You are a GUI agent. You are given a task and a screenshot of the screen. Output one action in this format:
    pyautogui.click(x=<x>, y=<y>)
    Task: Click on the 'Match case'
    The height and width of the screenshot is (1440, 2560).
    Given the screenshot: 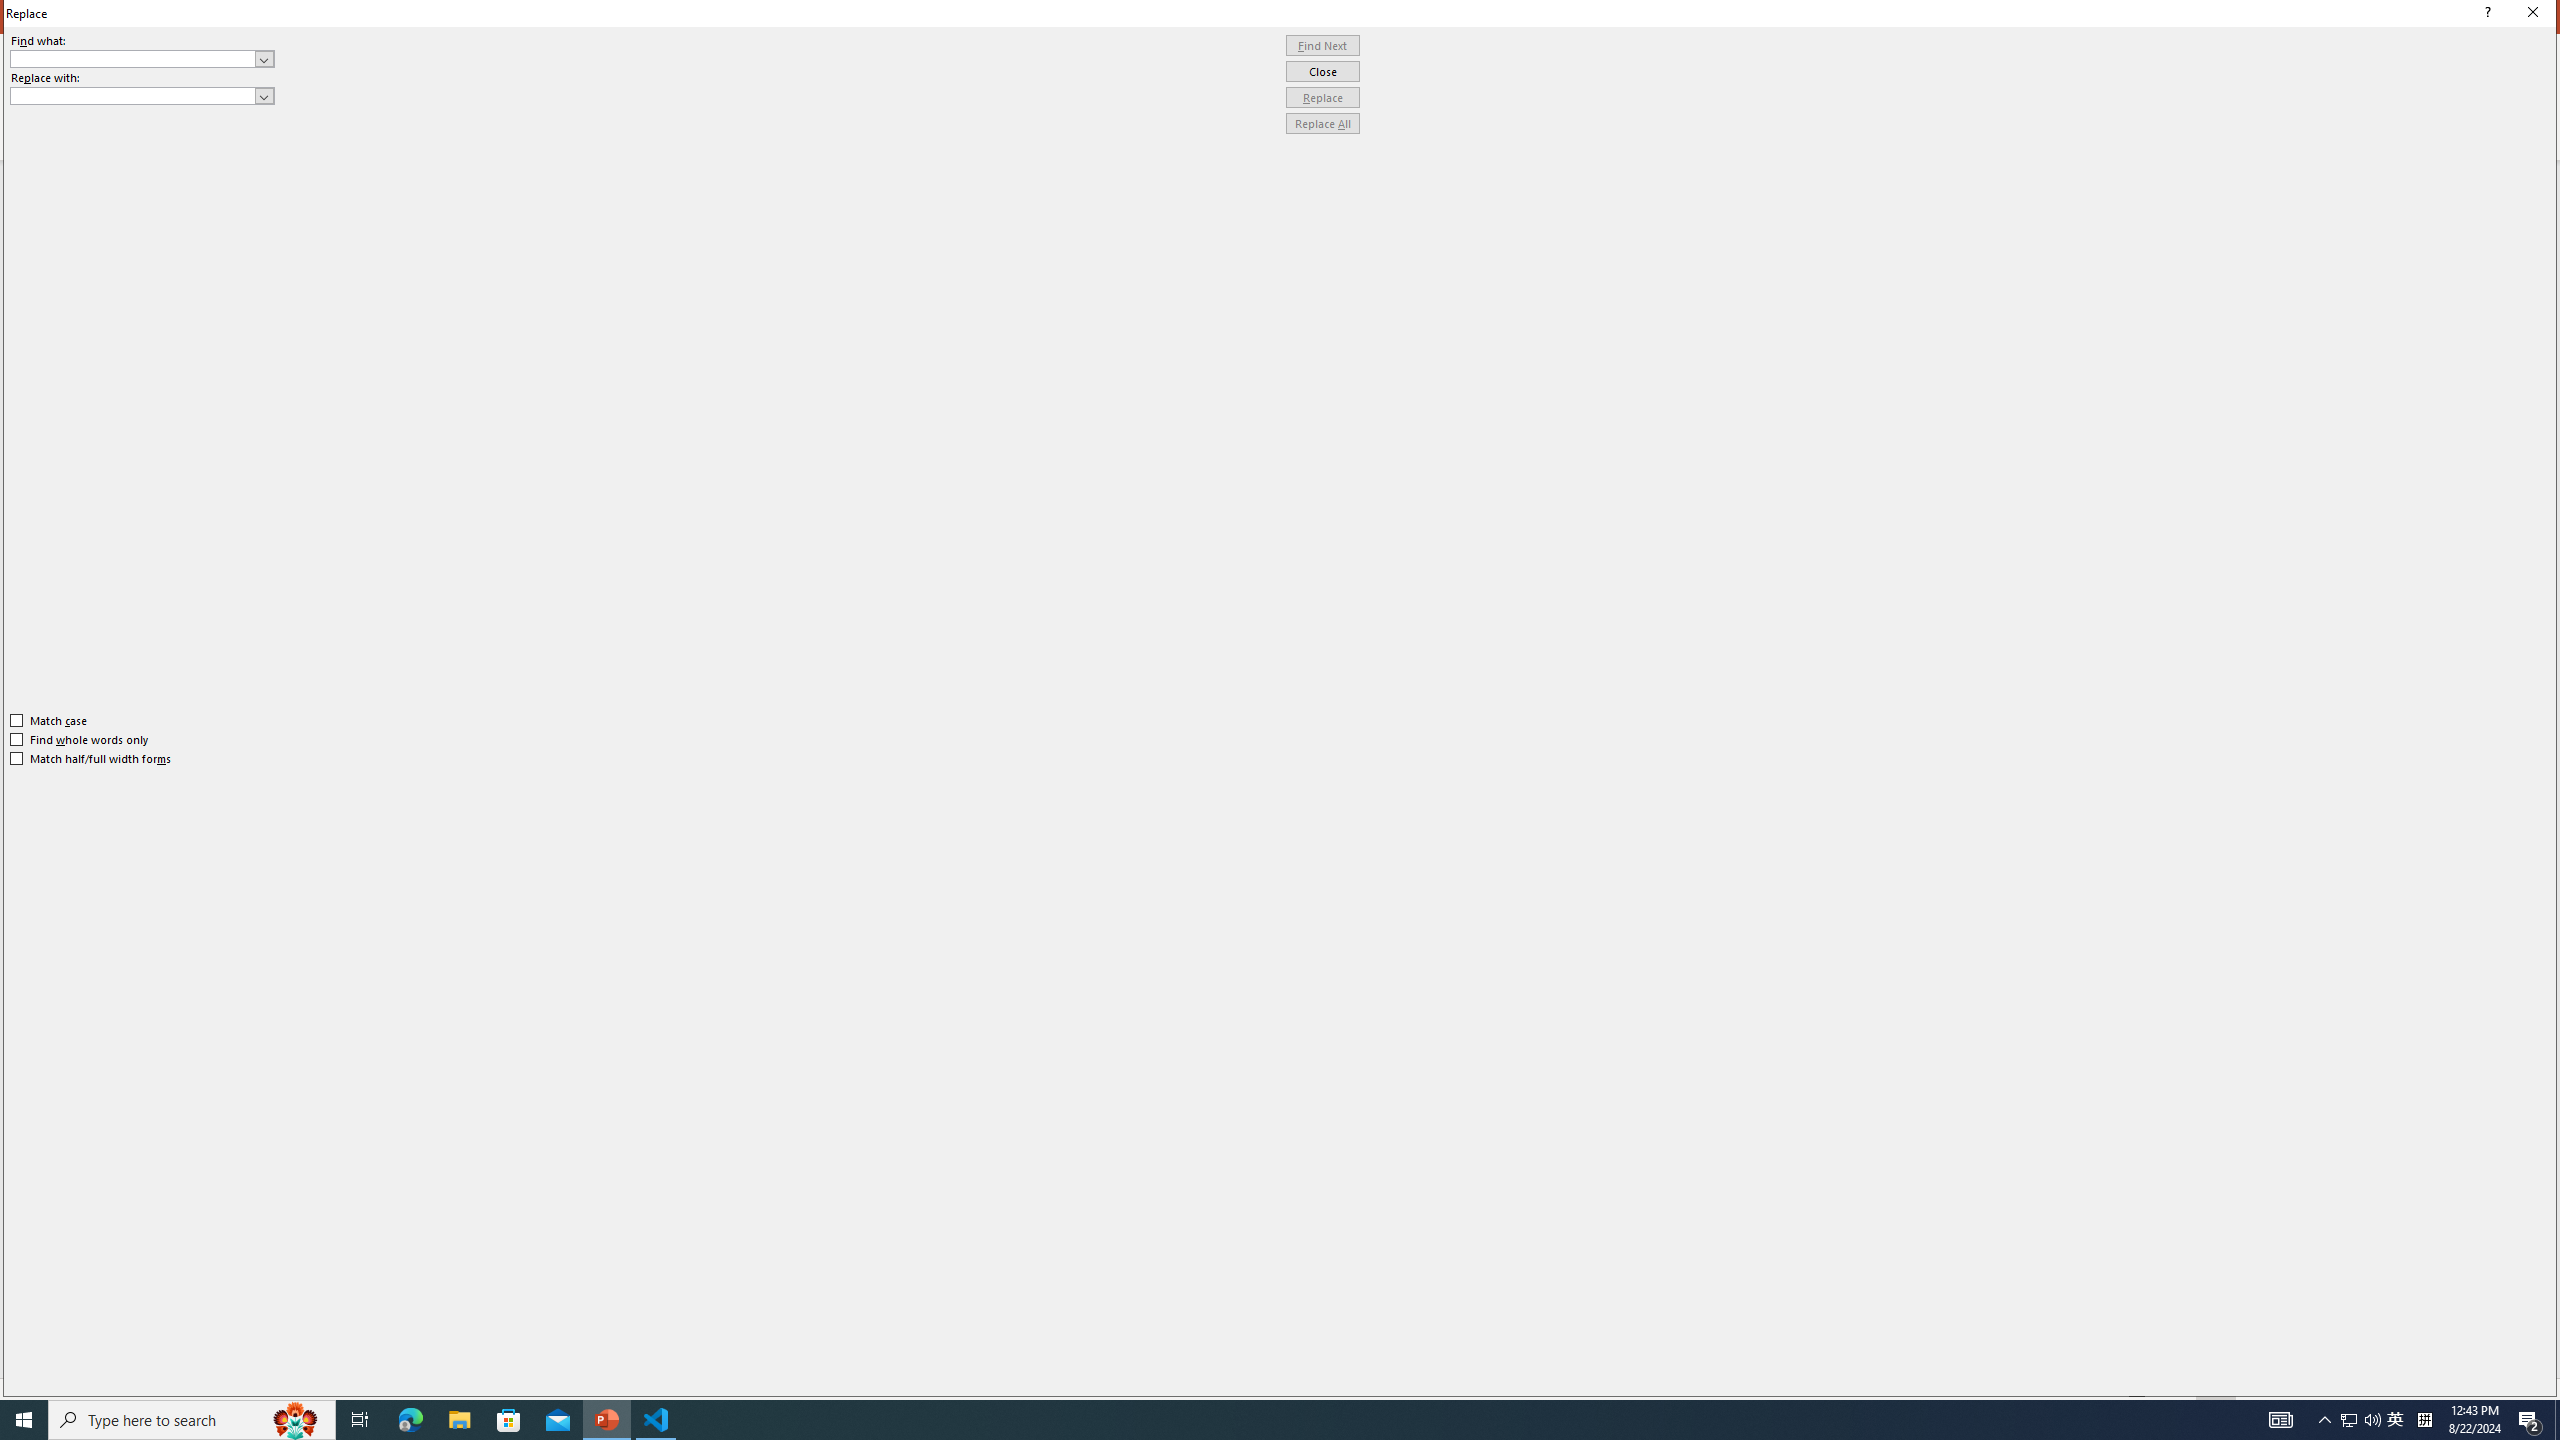 What is the action you would take?
    pyautogui.click(x=48, y=720)
    